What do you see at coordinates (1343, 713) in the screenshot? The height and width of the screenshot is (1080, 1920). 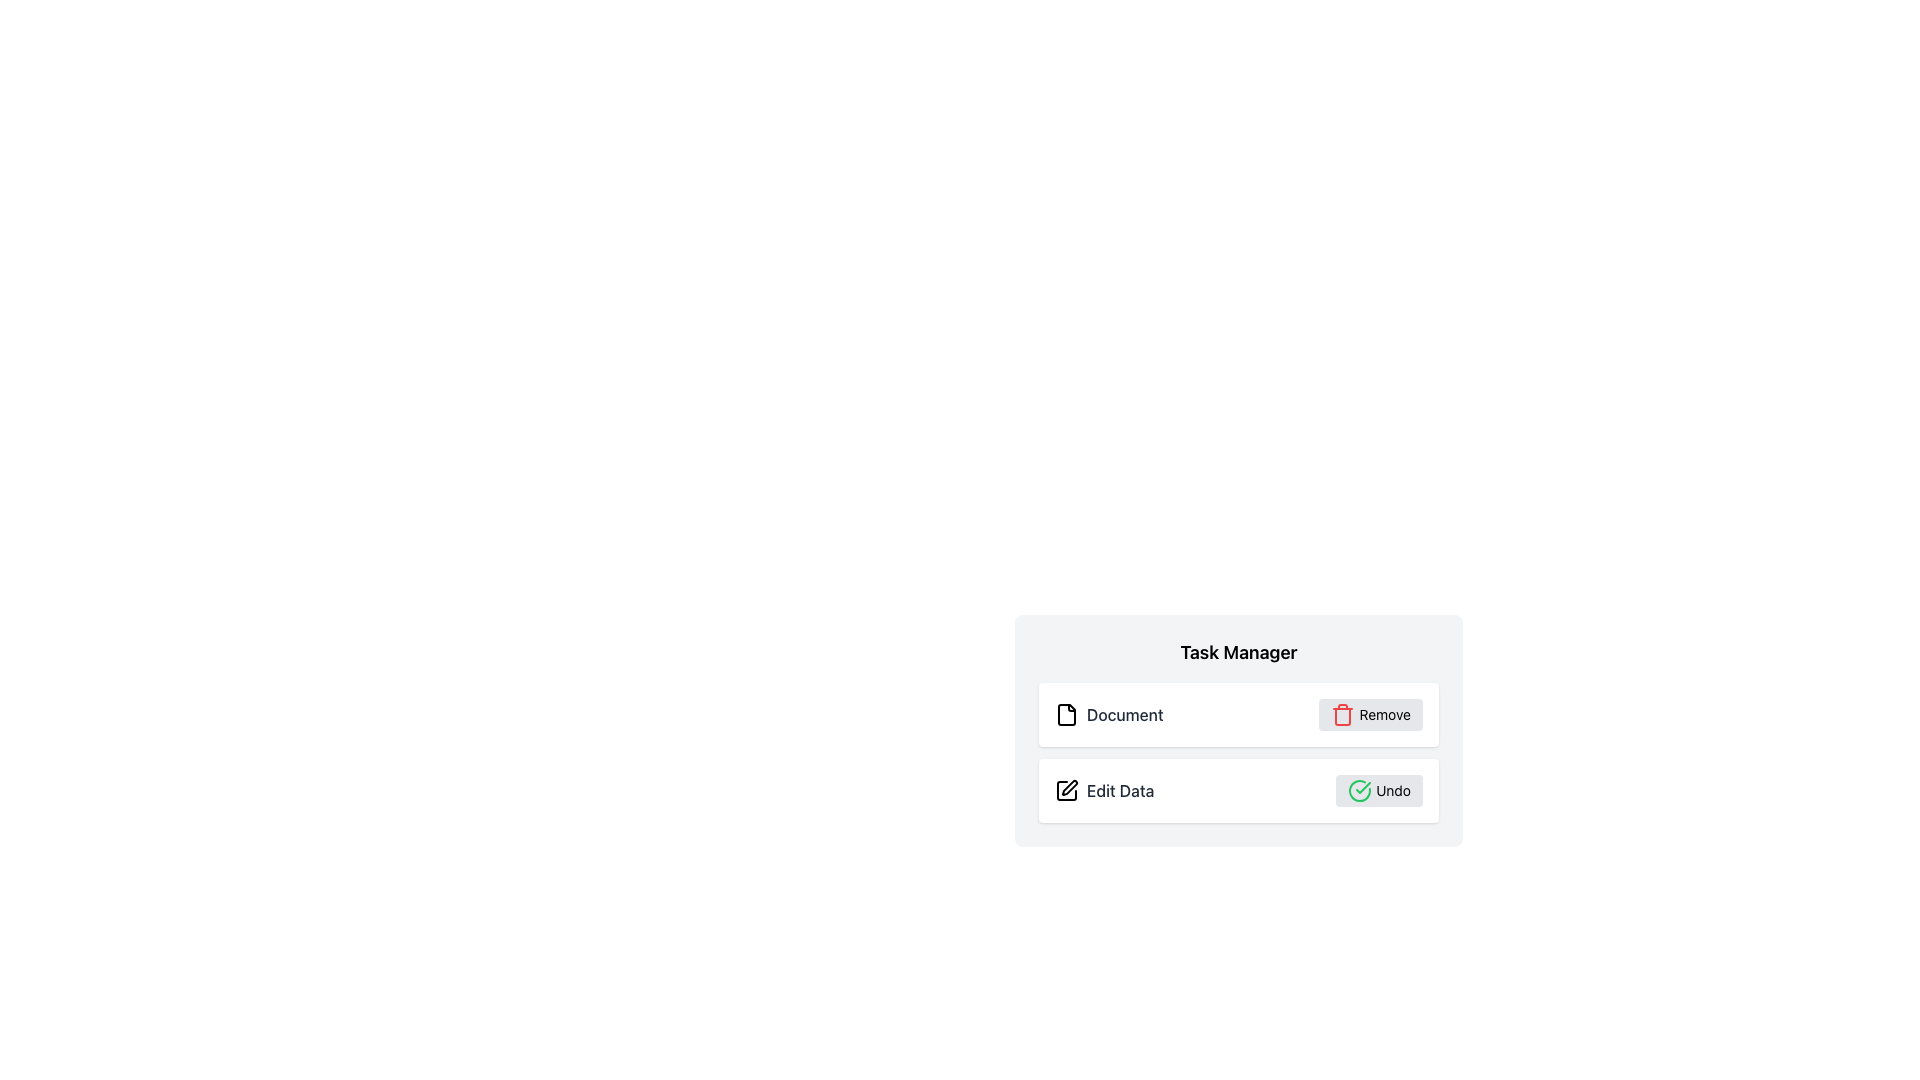 I see `the red trash can icon within the 'Remove' button in the Task Manager interface` at bounding box center [1343, 713].